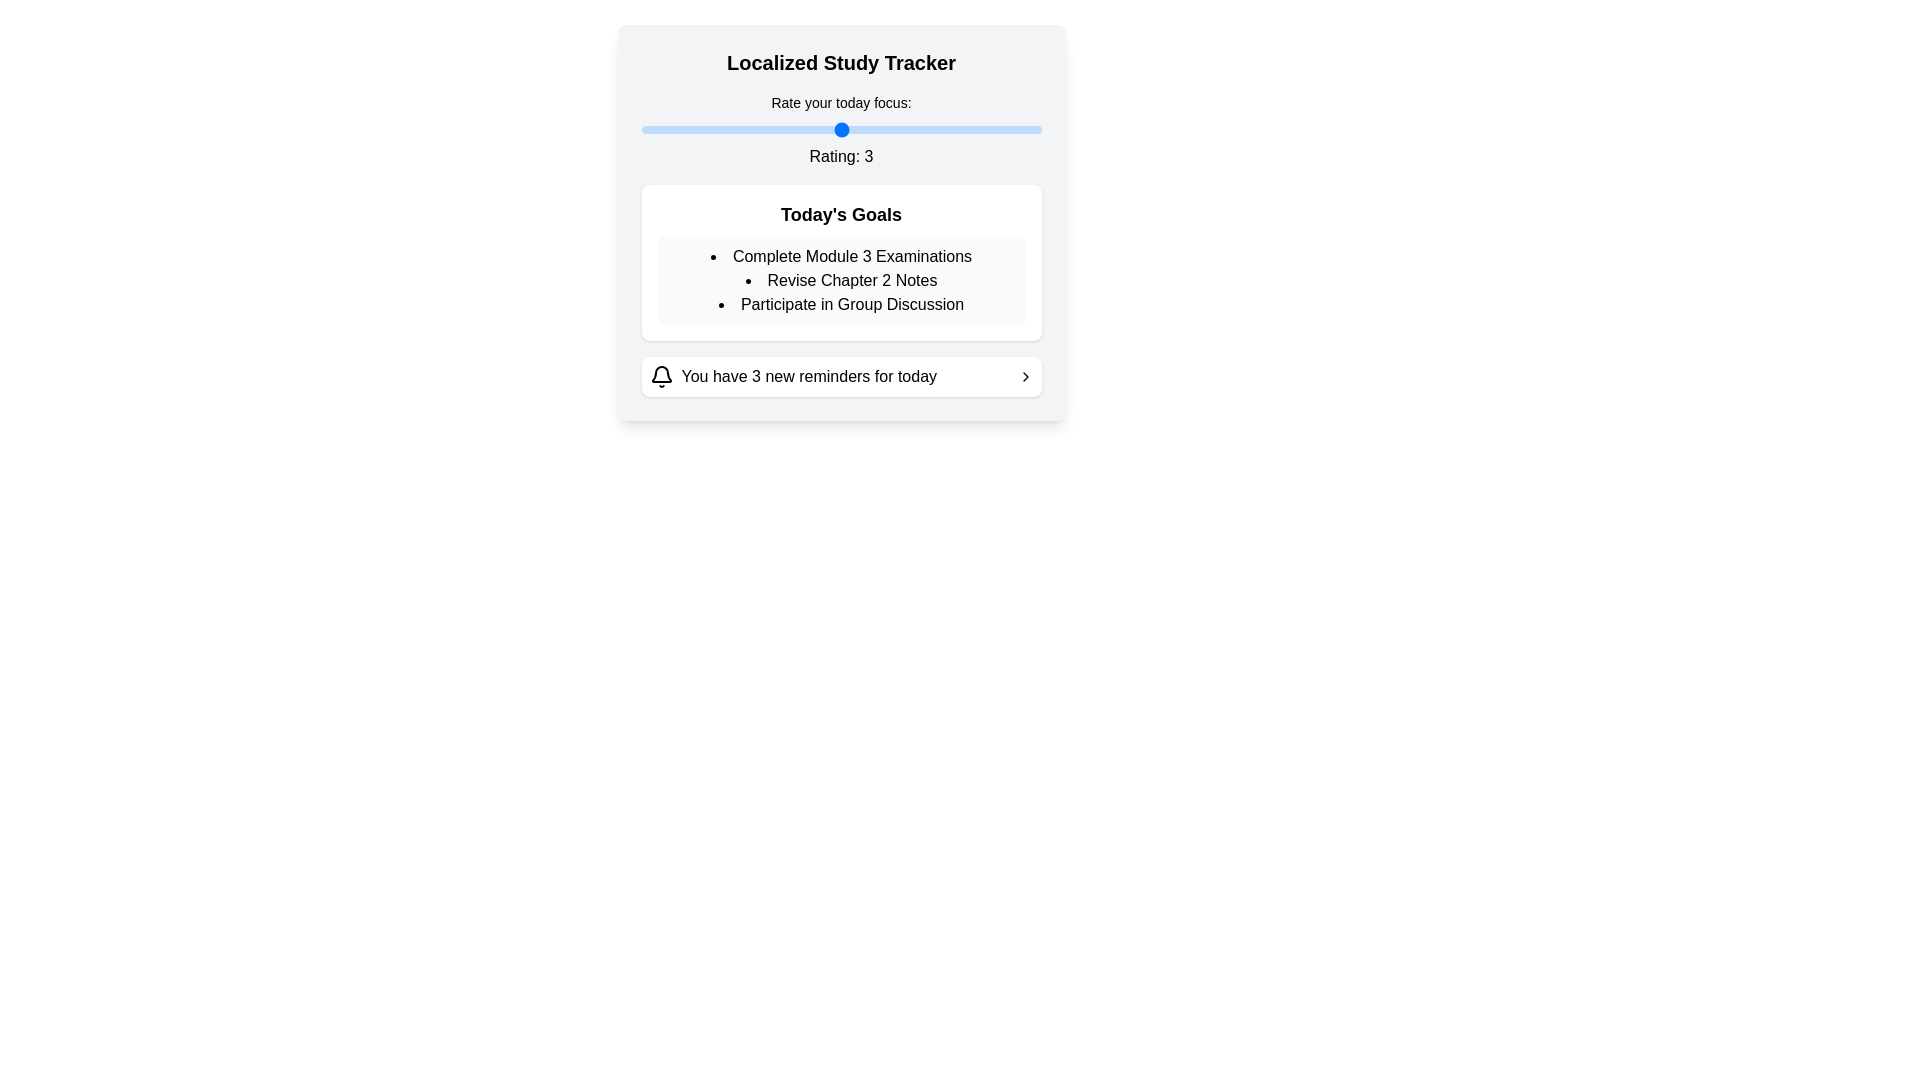  I want to click on the text label 'Rate your today focus:' which is prominently displayed at the top of the 'Localized Study Tracker' card, so click(841, 103).